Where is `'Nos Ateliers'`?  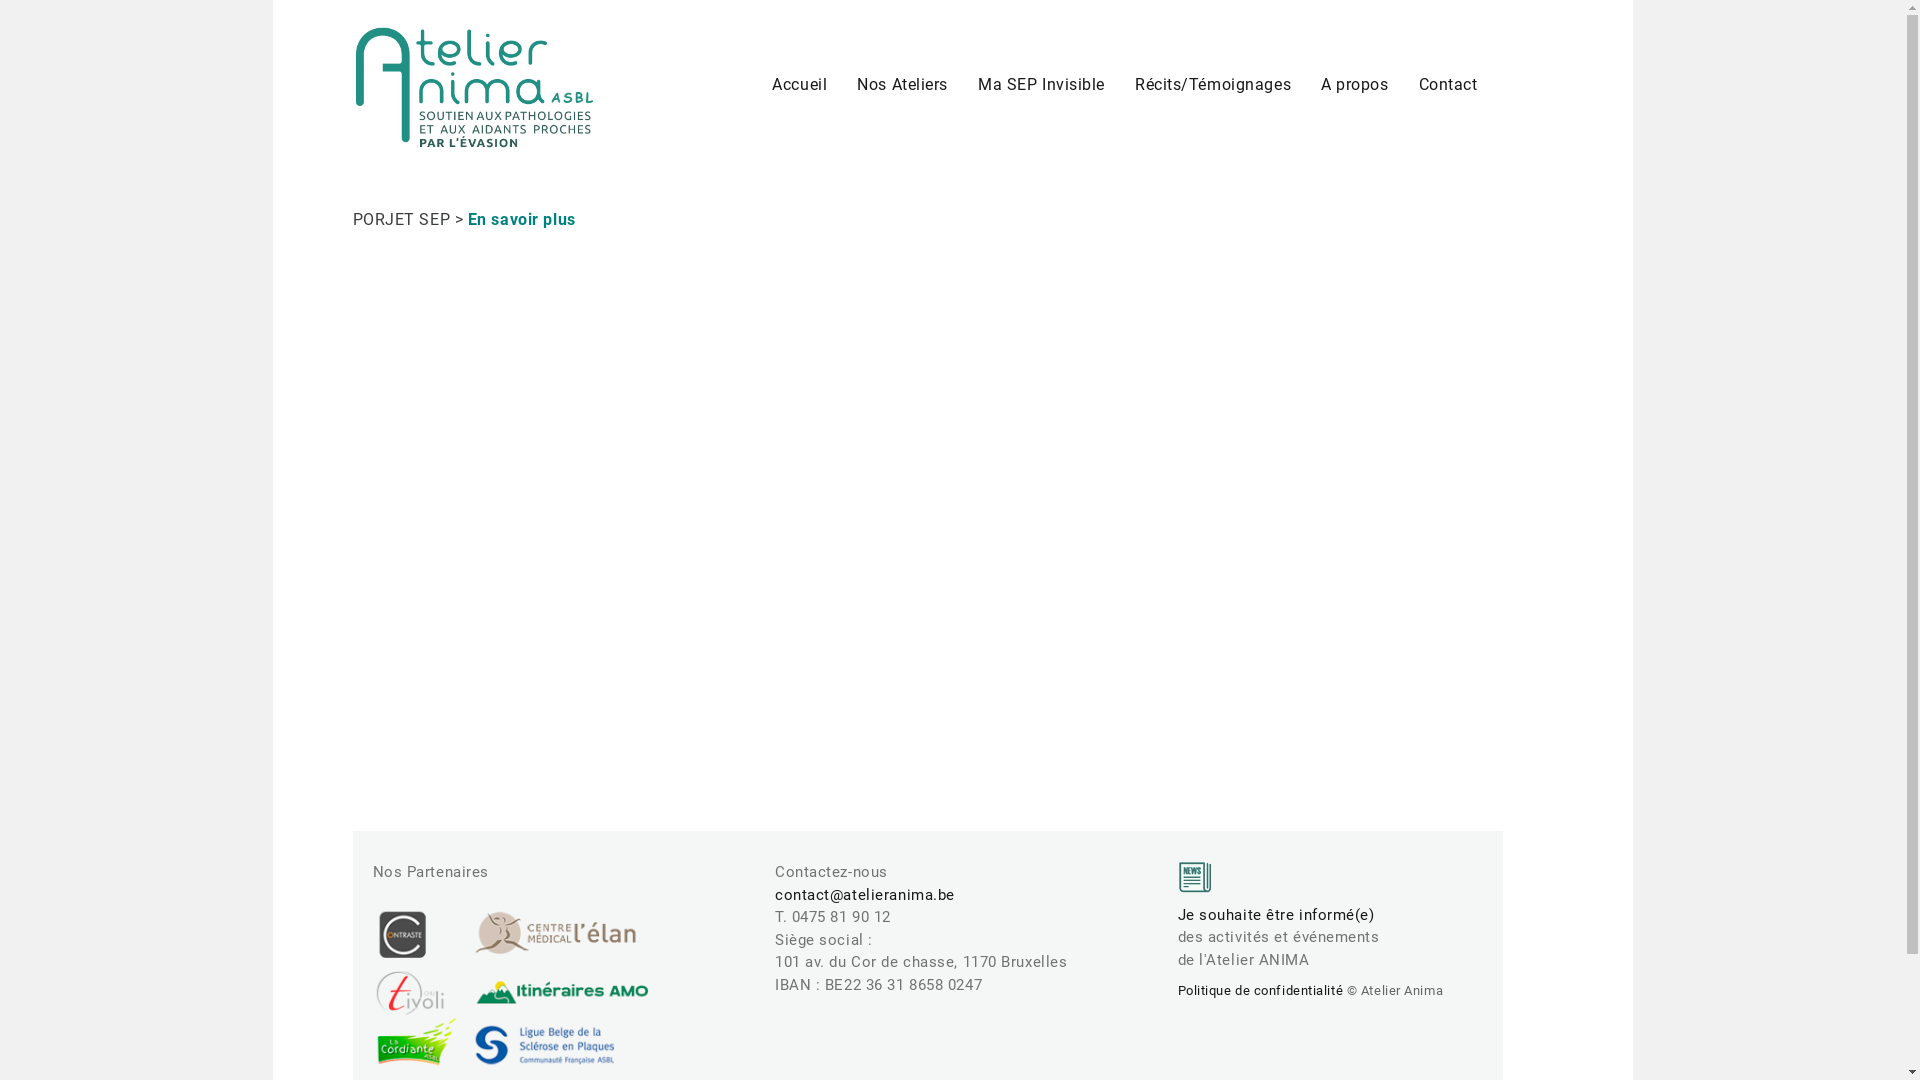
'Nos Ateliers' is located at coordinates (901, 83).